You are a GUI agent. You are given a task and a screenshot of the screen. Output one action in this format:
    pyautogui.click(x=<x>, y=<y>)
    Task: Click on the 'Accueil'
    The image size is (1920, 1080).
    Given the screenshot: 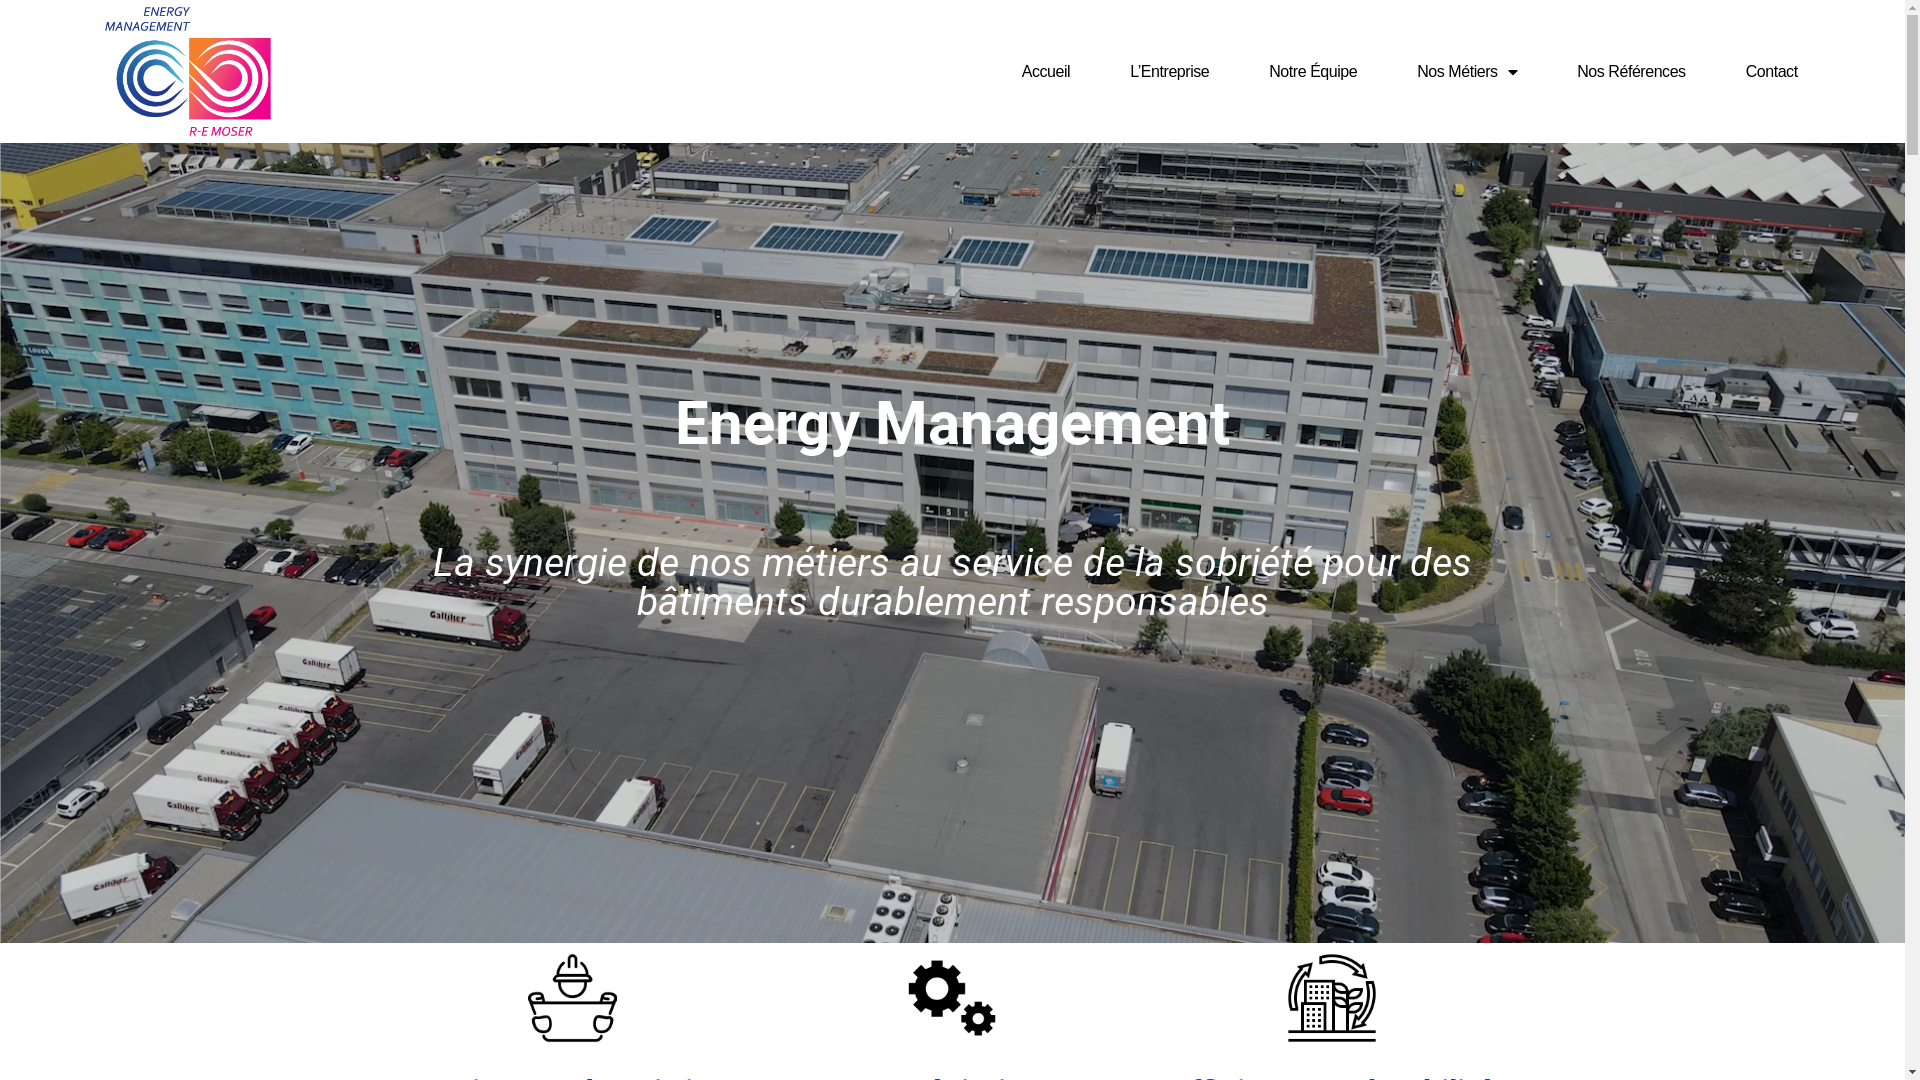 What is the action you would take?
    pyautogui.click(x=1045, y=71)
    